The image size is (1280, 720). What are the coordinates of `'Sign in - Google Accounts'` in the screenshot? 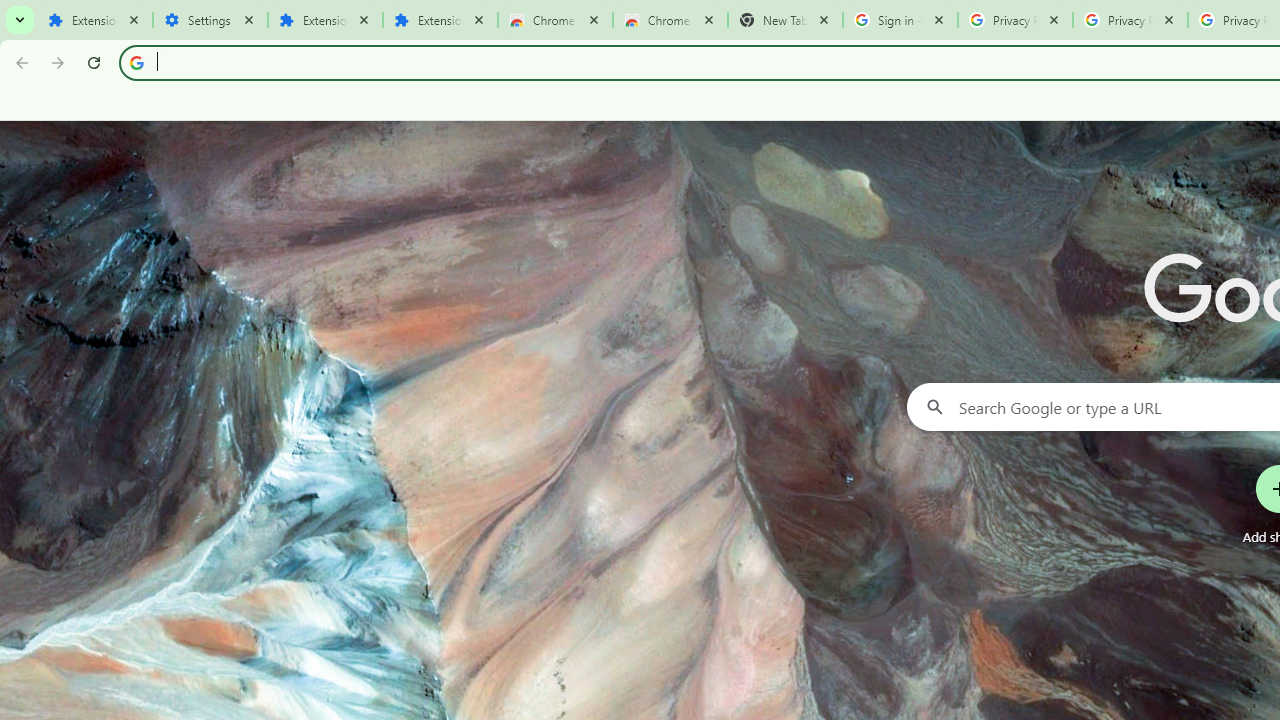 It's located at (899, 20).